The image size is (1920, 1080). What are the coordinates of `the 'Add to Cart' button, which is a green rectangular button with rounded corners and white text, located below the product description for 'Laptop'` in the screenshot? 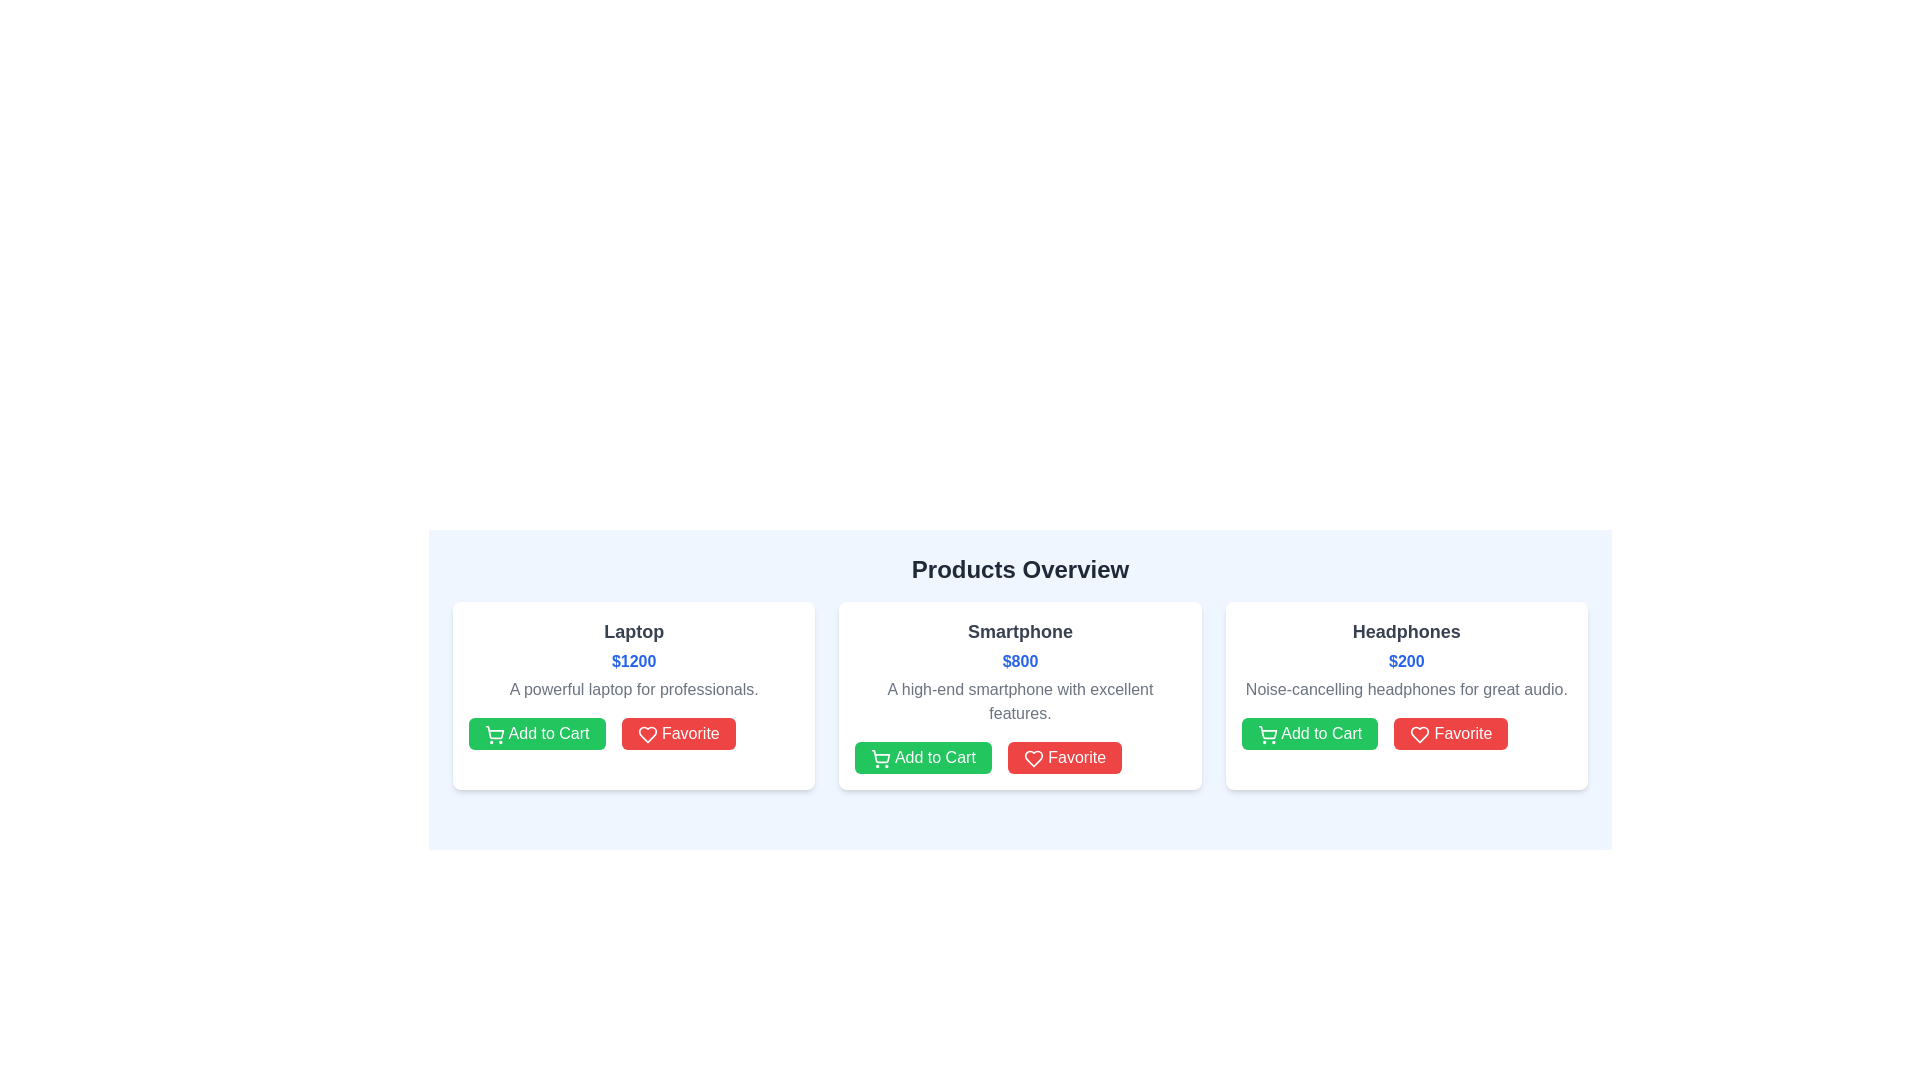 It's located at (537, 733).